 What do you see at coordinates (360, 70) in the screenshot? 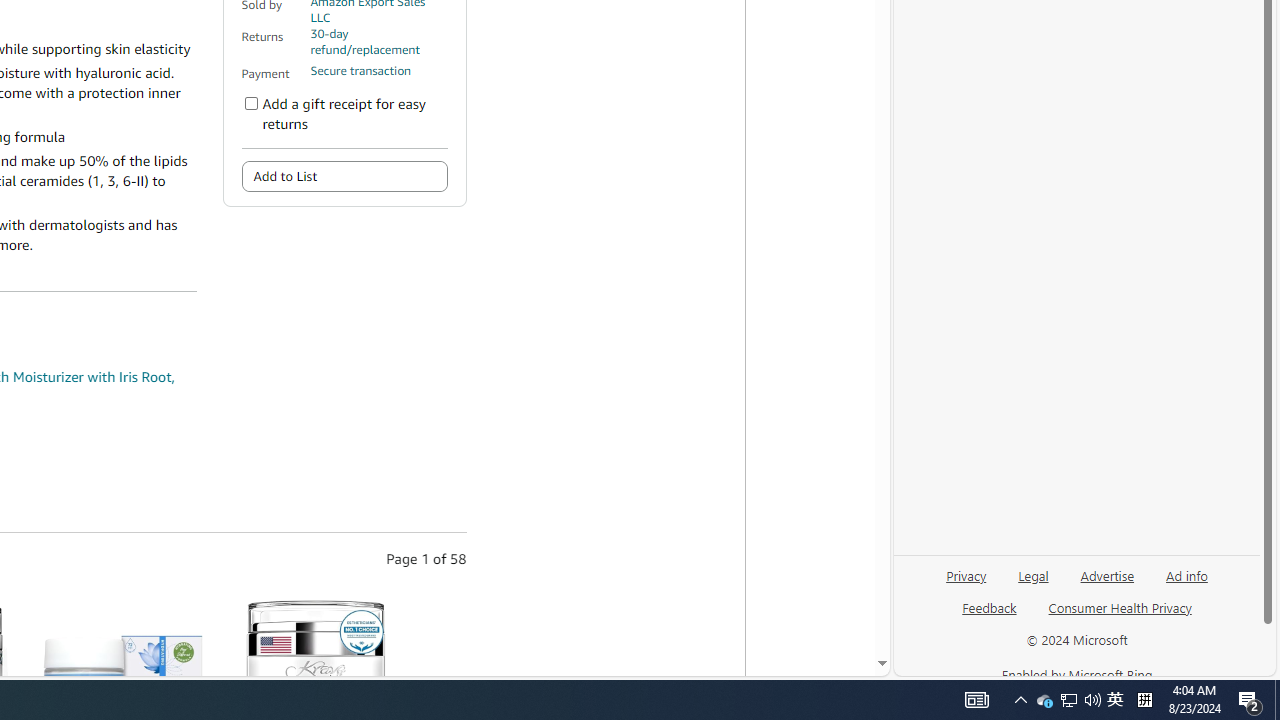
I see `'Secure transaction'` at bounding box center [360, 70].